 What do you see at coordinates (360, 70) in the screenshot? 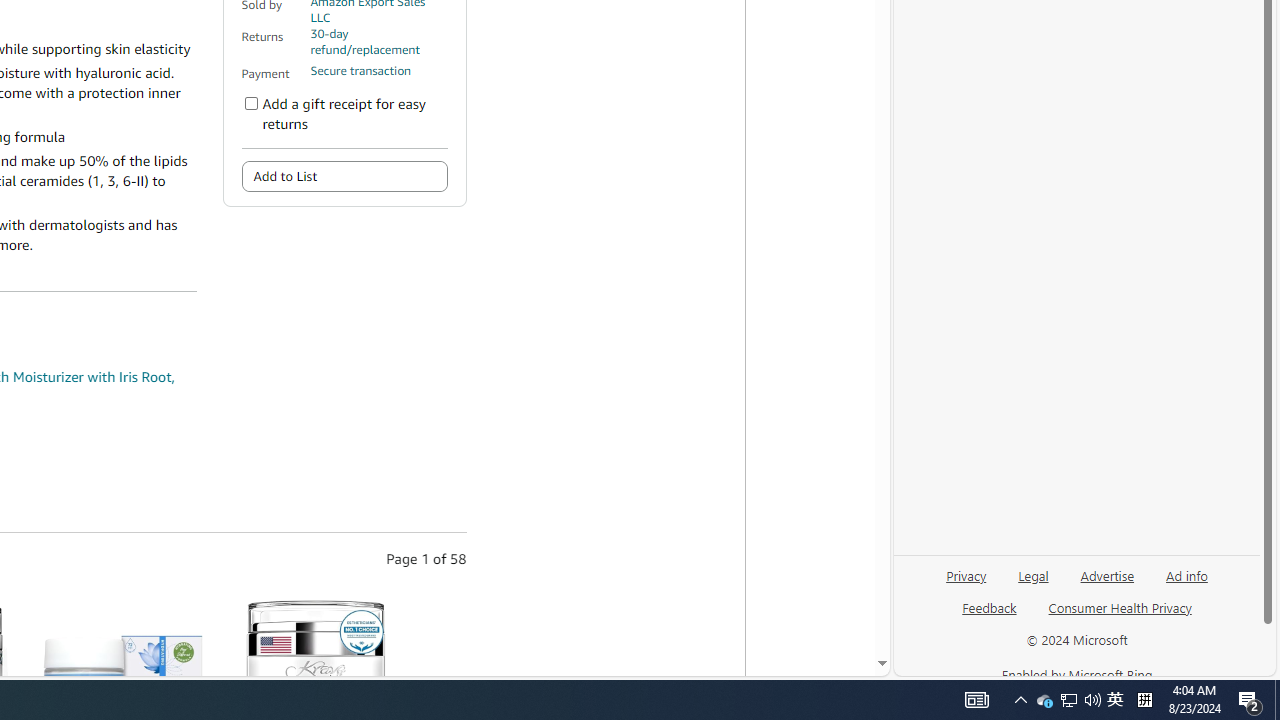
I see `'Secure transaction'` at bounding box center [360, 70].